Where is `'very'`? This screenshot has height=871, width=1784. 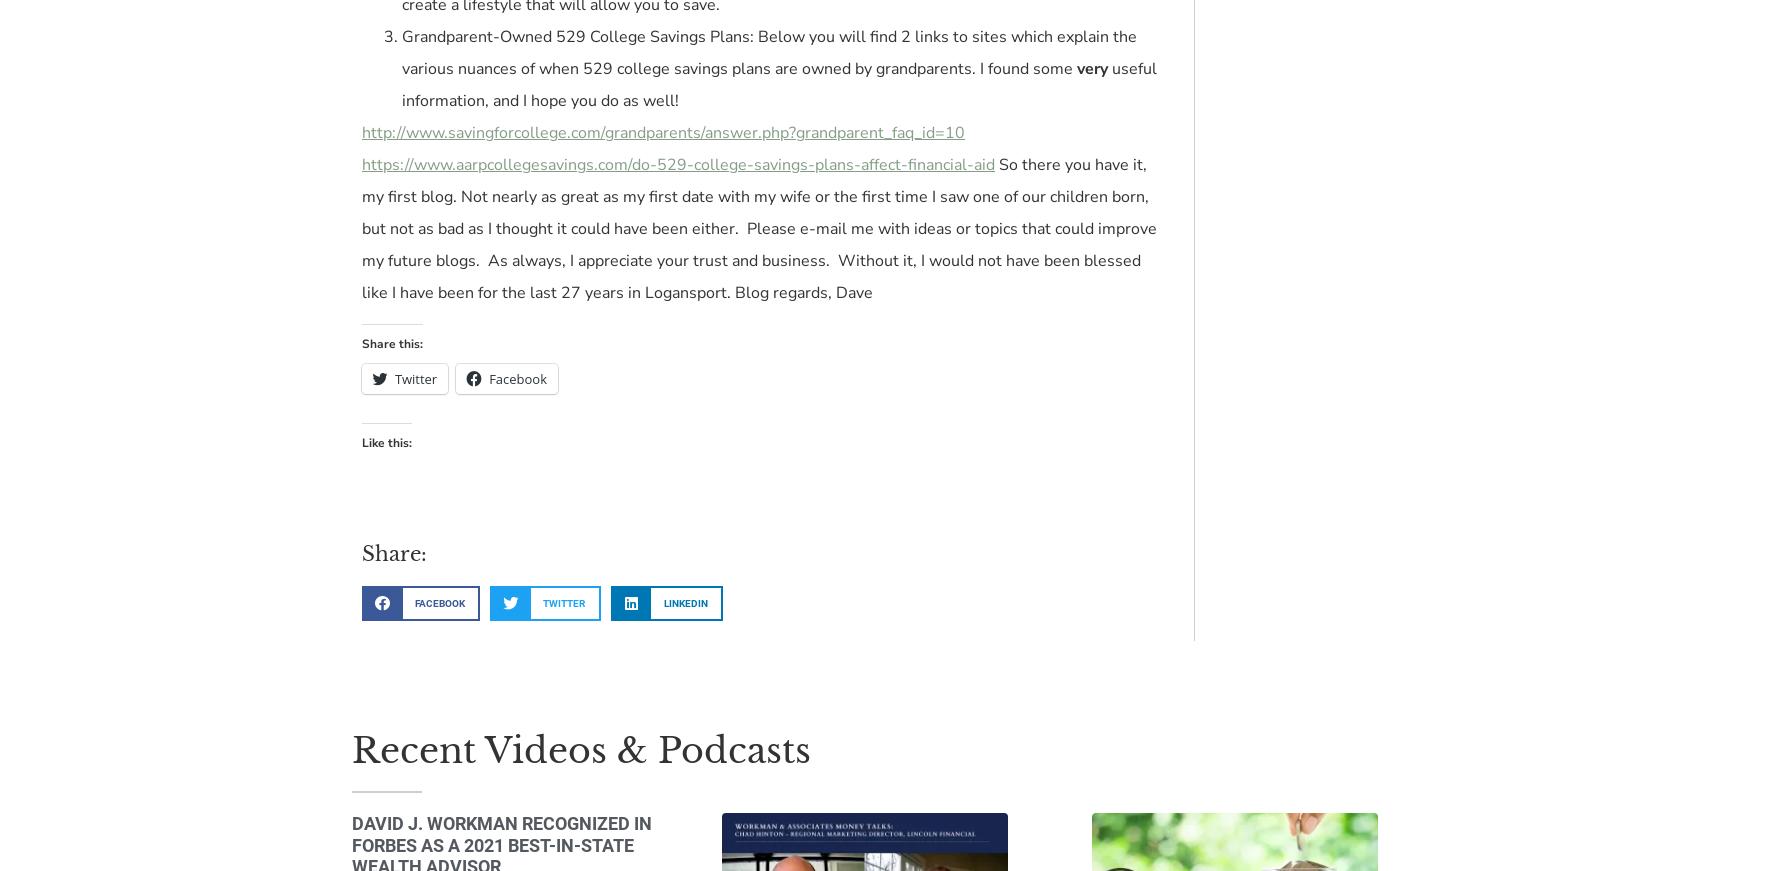
'very' is located at coordinates (1093, 67).